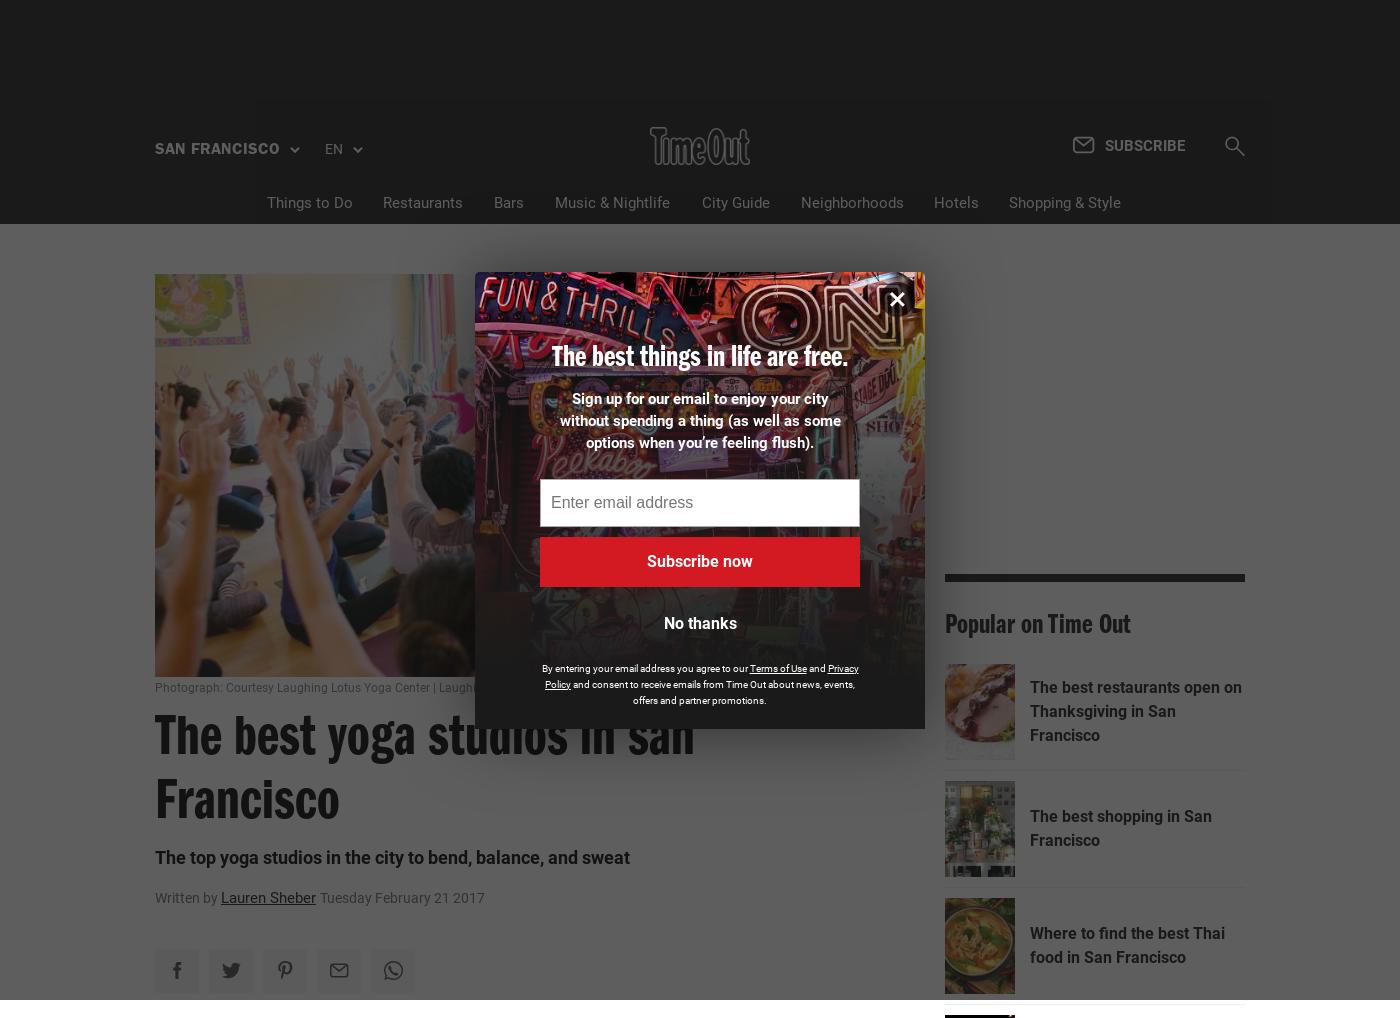 Image resolution: width=1400 pixels, height=1018 pixels. I want to click on 'Shopping & Style', so click(1008, 201).